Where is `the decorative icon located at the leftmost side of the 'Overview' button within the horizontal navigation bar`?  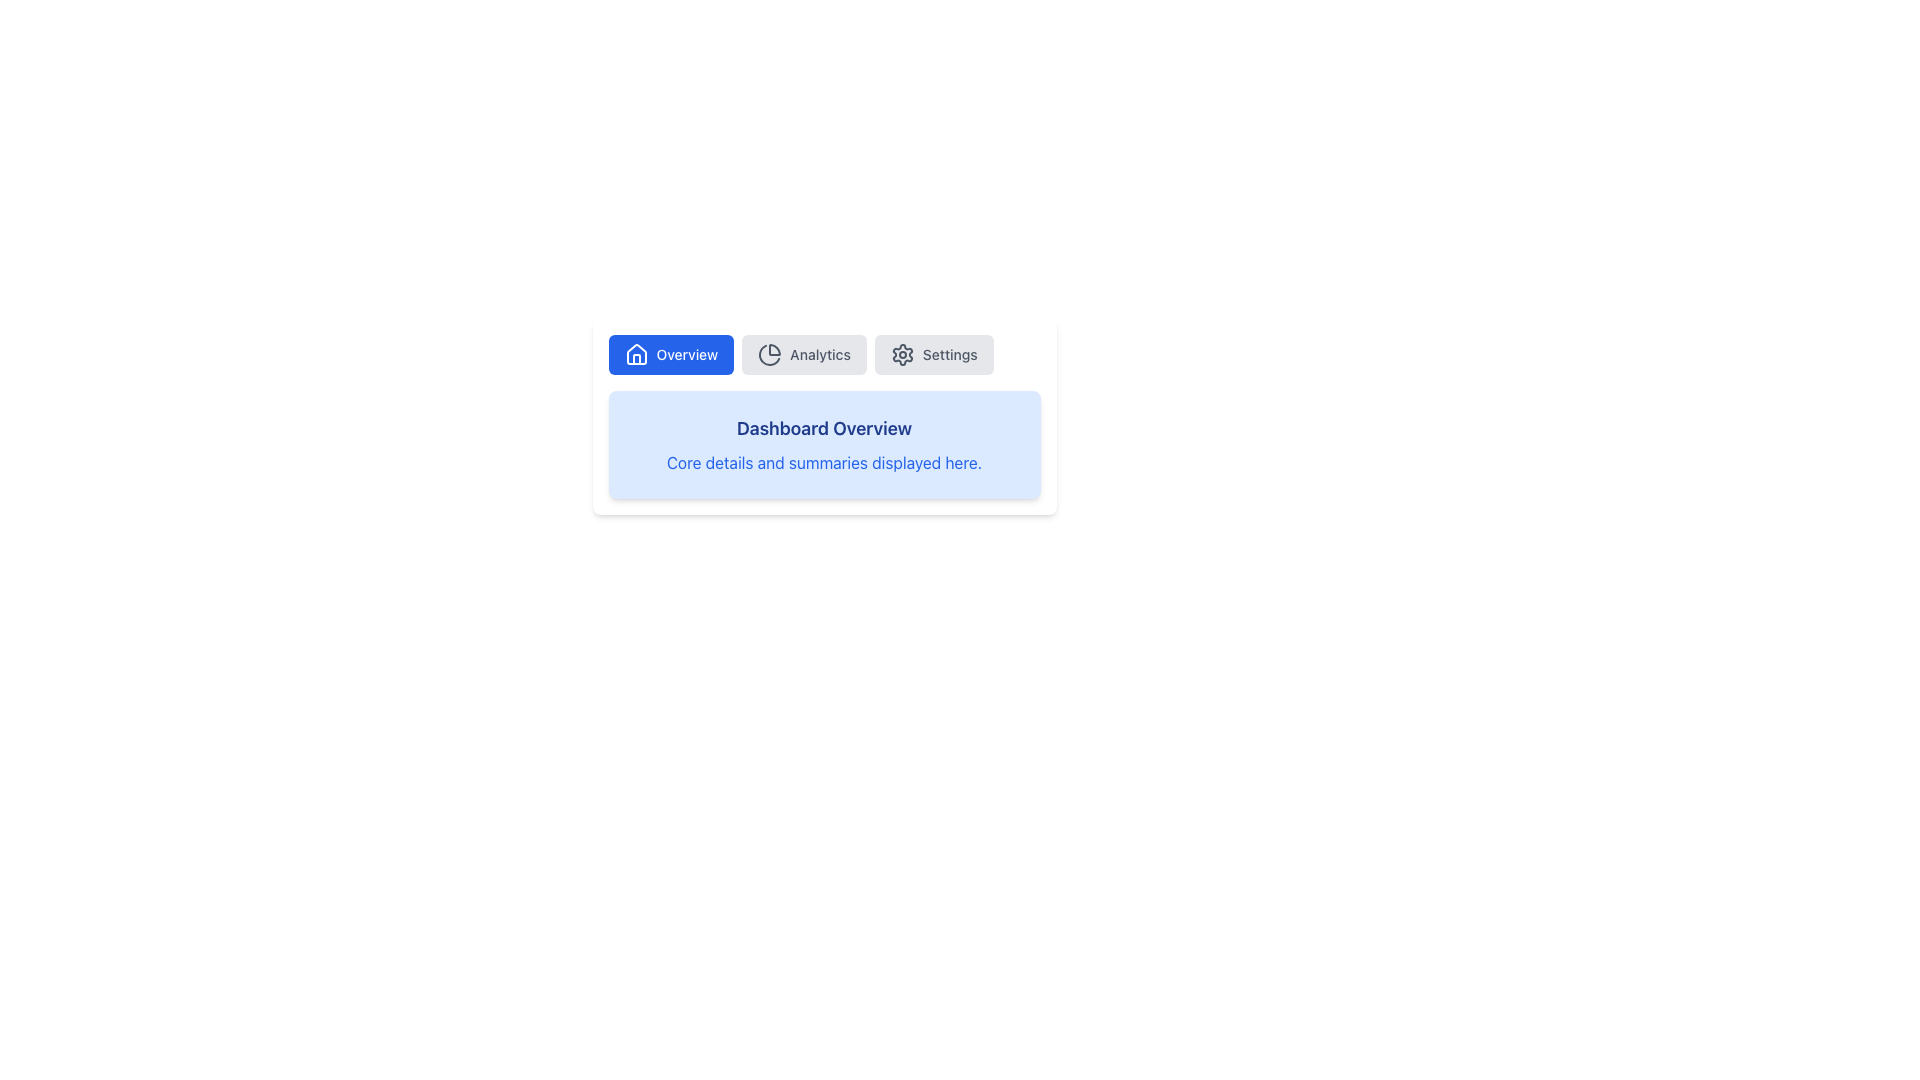
the decorative icon located at the leftmost side of the 'Overview' button within the horizontal navigation bar is located at coordinates (635, 353).